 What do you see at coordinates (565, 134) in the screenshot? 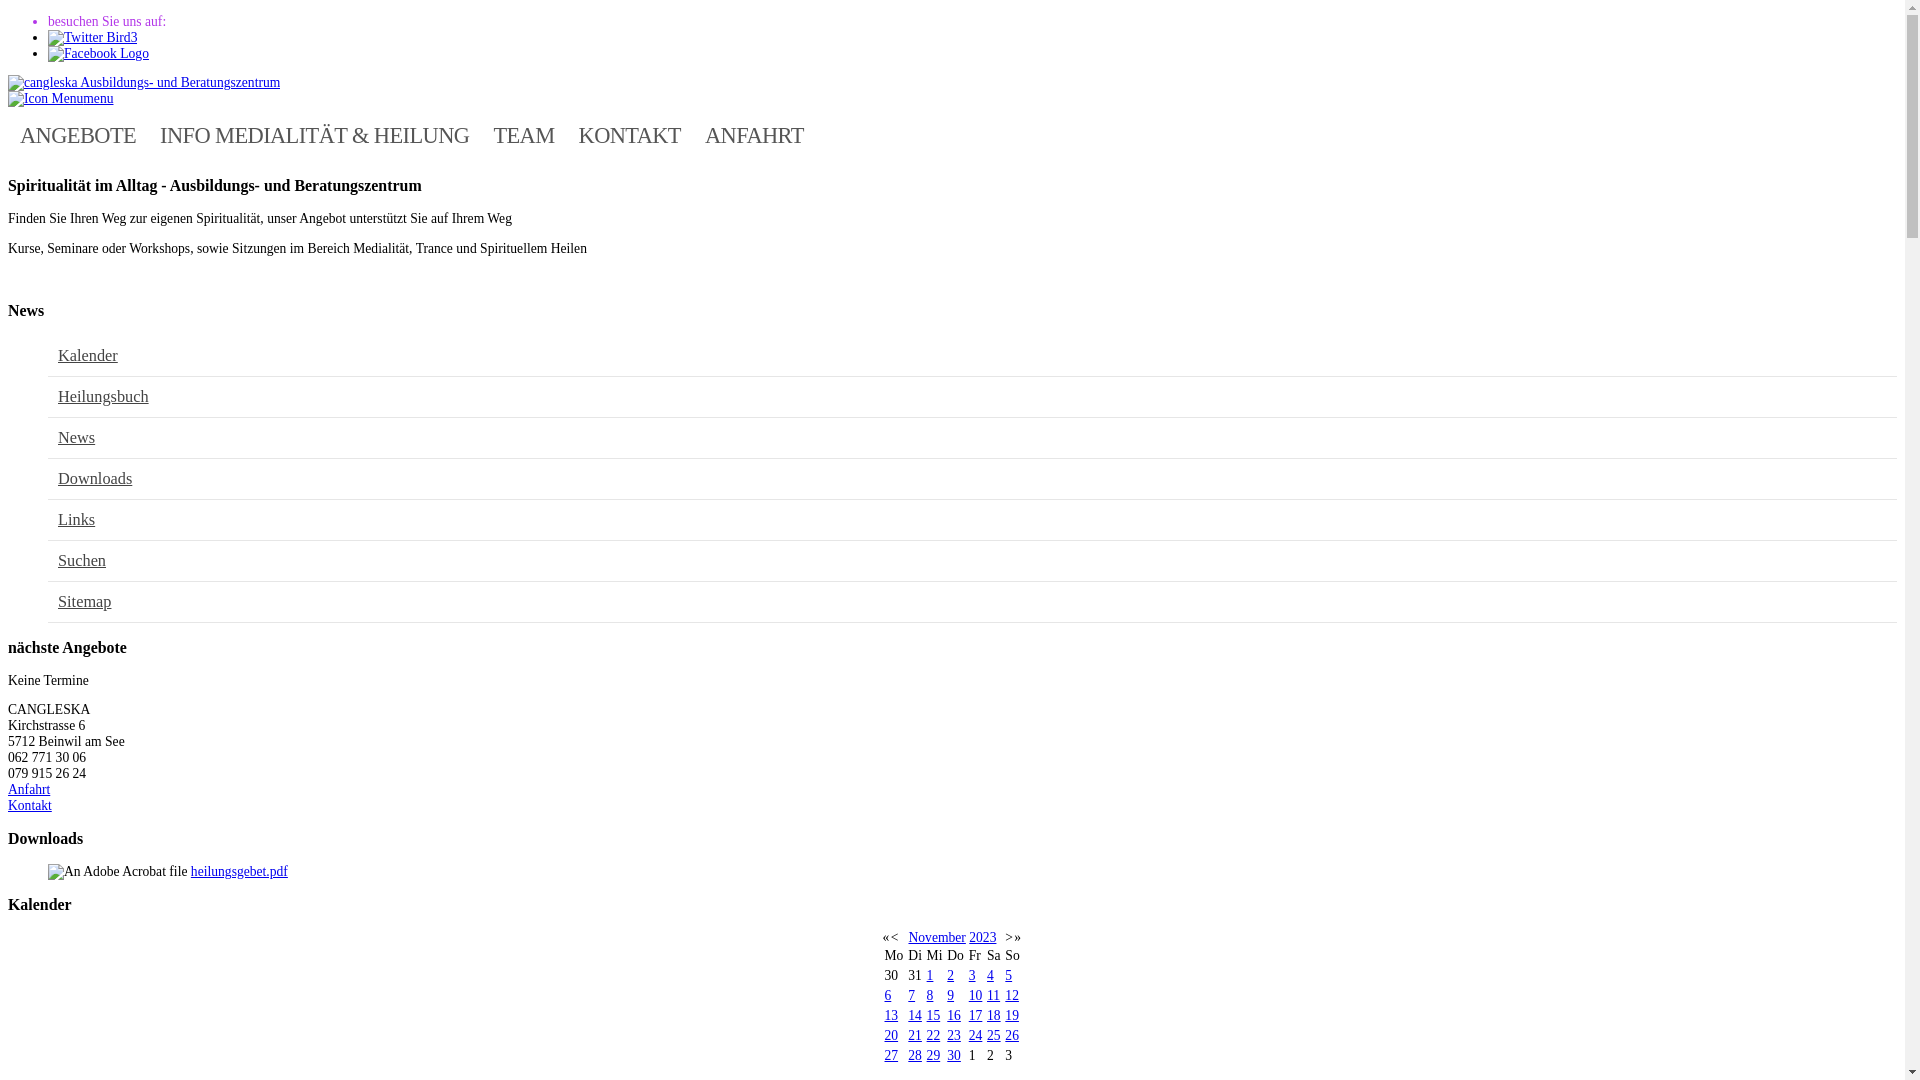
I see `'KONTAKT'` at bounding box center [565, 134].